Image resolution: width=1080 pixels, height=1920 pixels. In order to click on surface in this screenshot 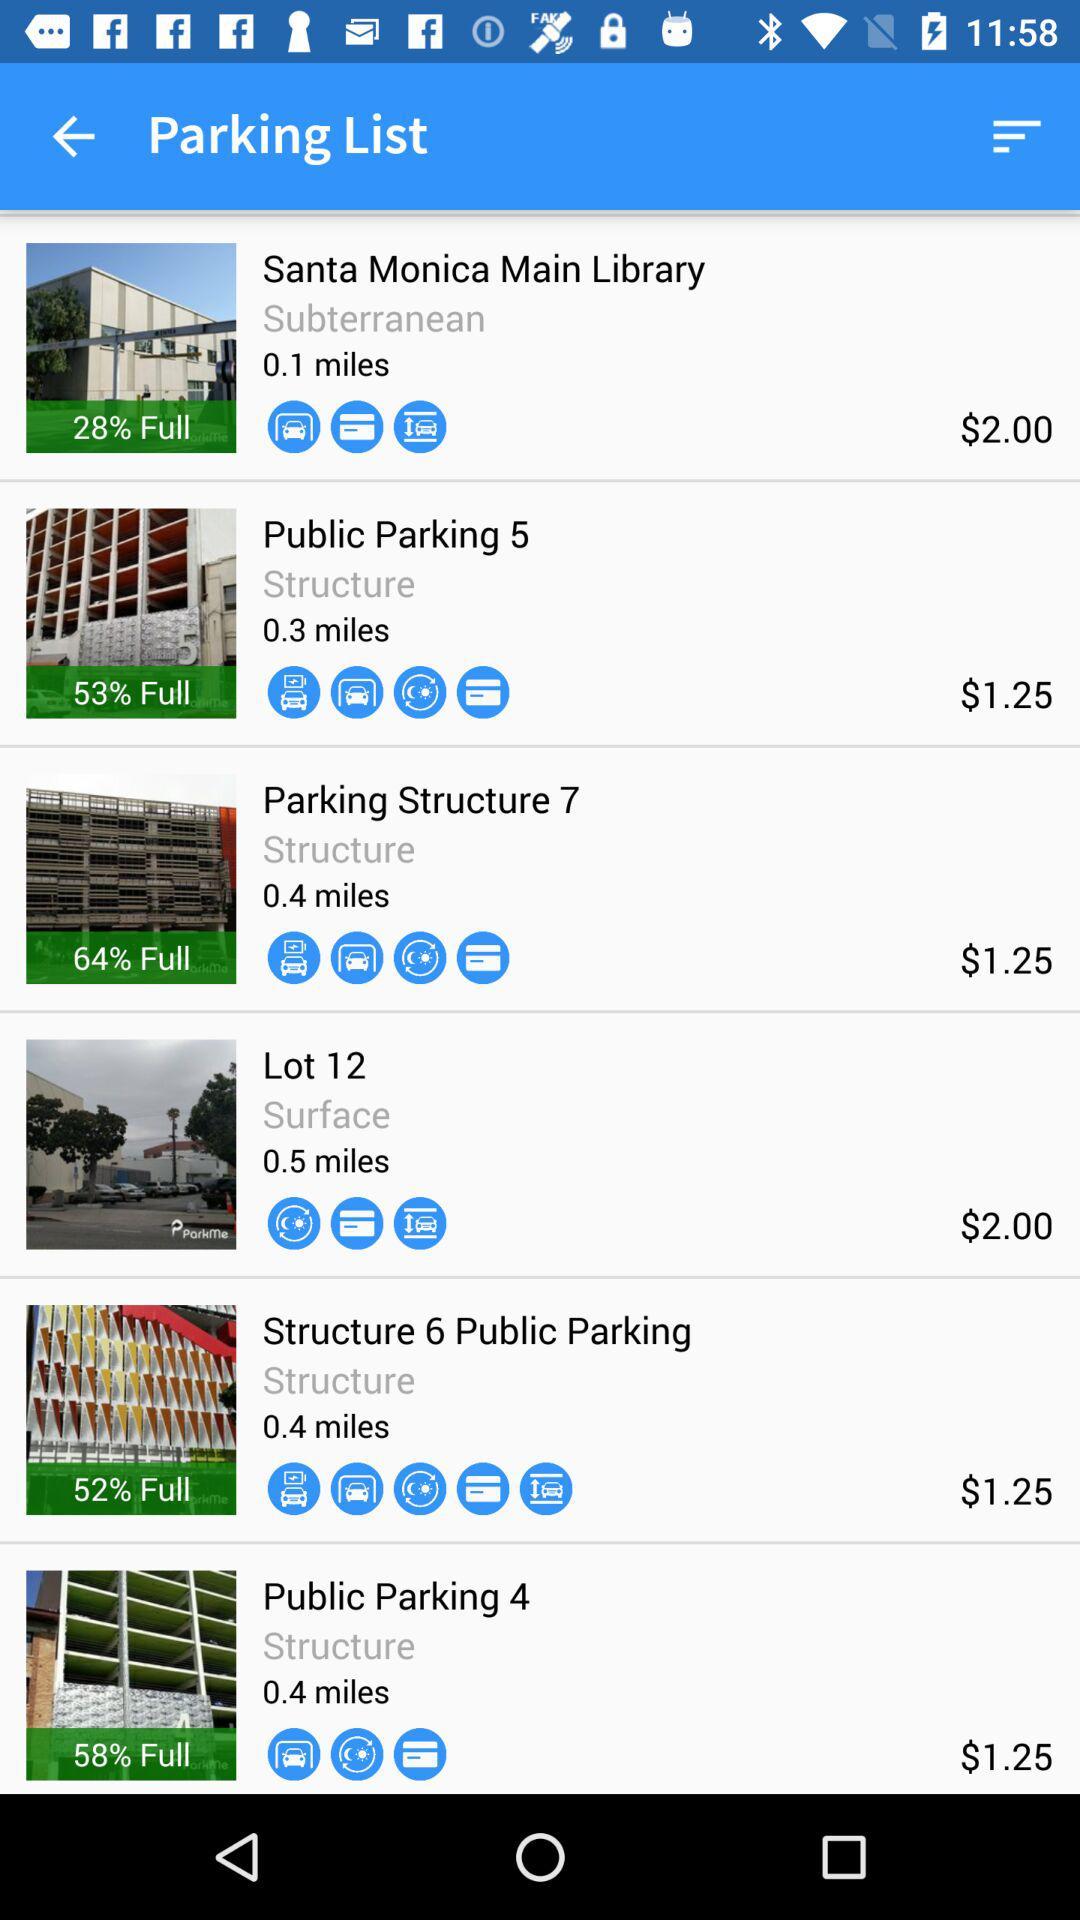, I will do `click(325, 1112)`.